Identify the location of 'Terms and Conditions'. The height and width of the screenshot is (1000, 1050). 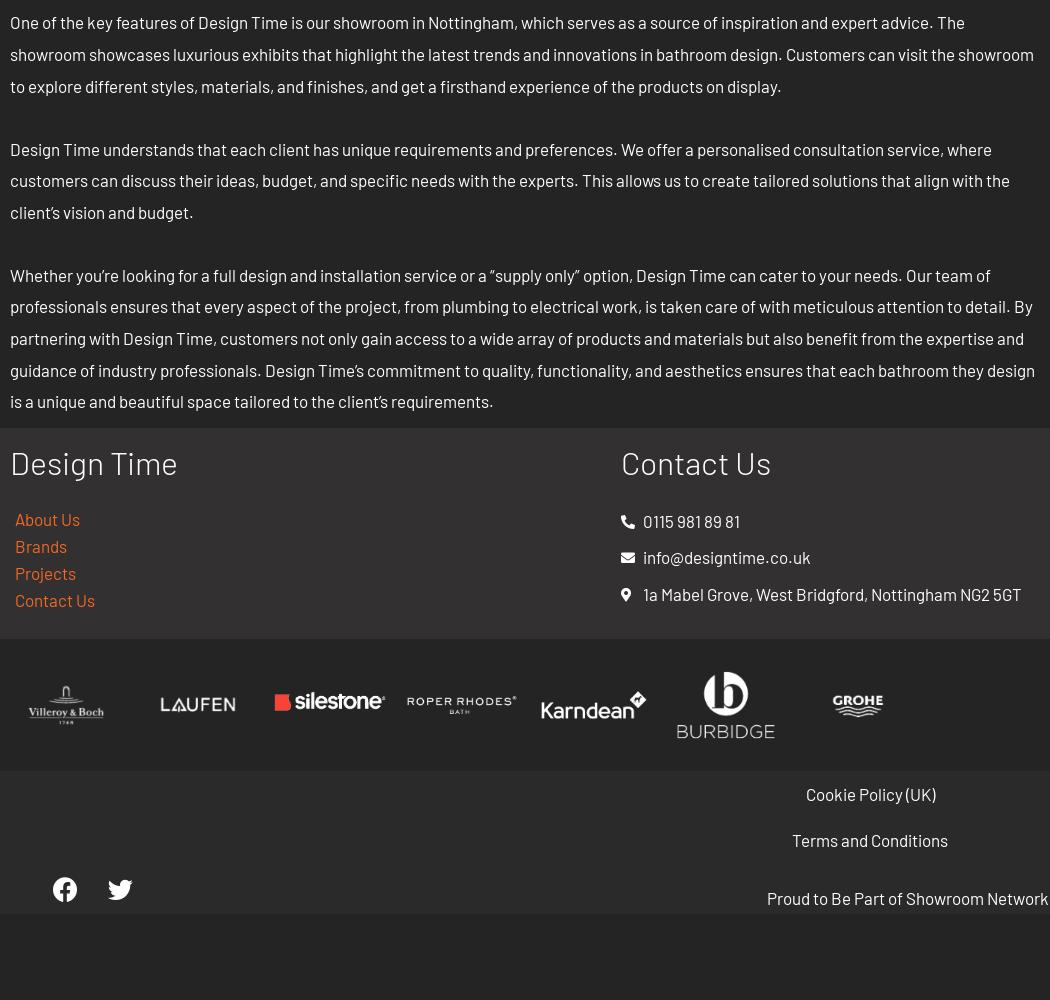
(869, 838).